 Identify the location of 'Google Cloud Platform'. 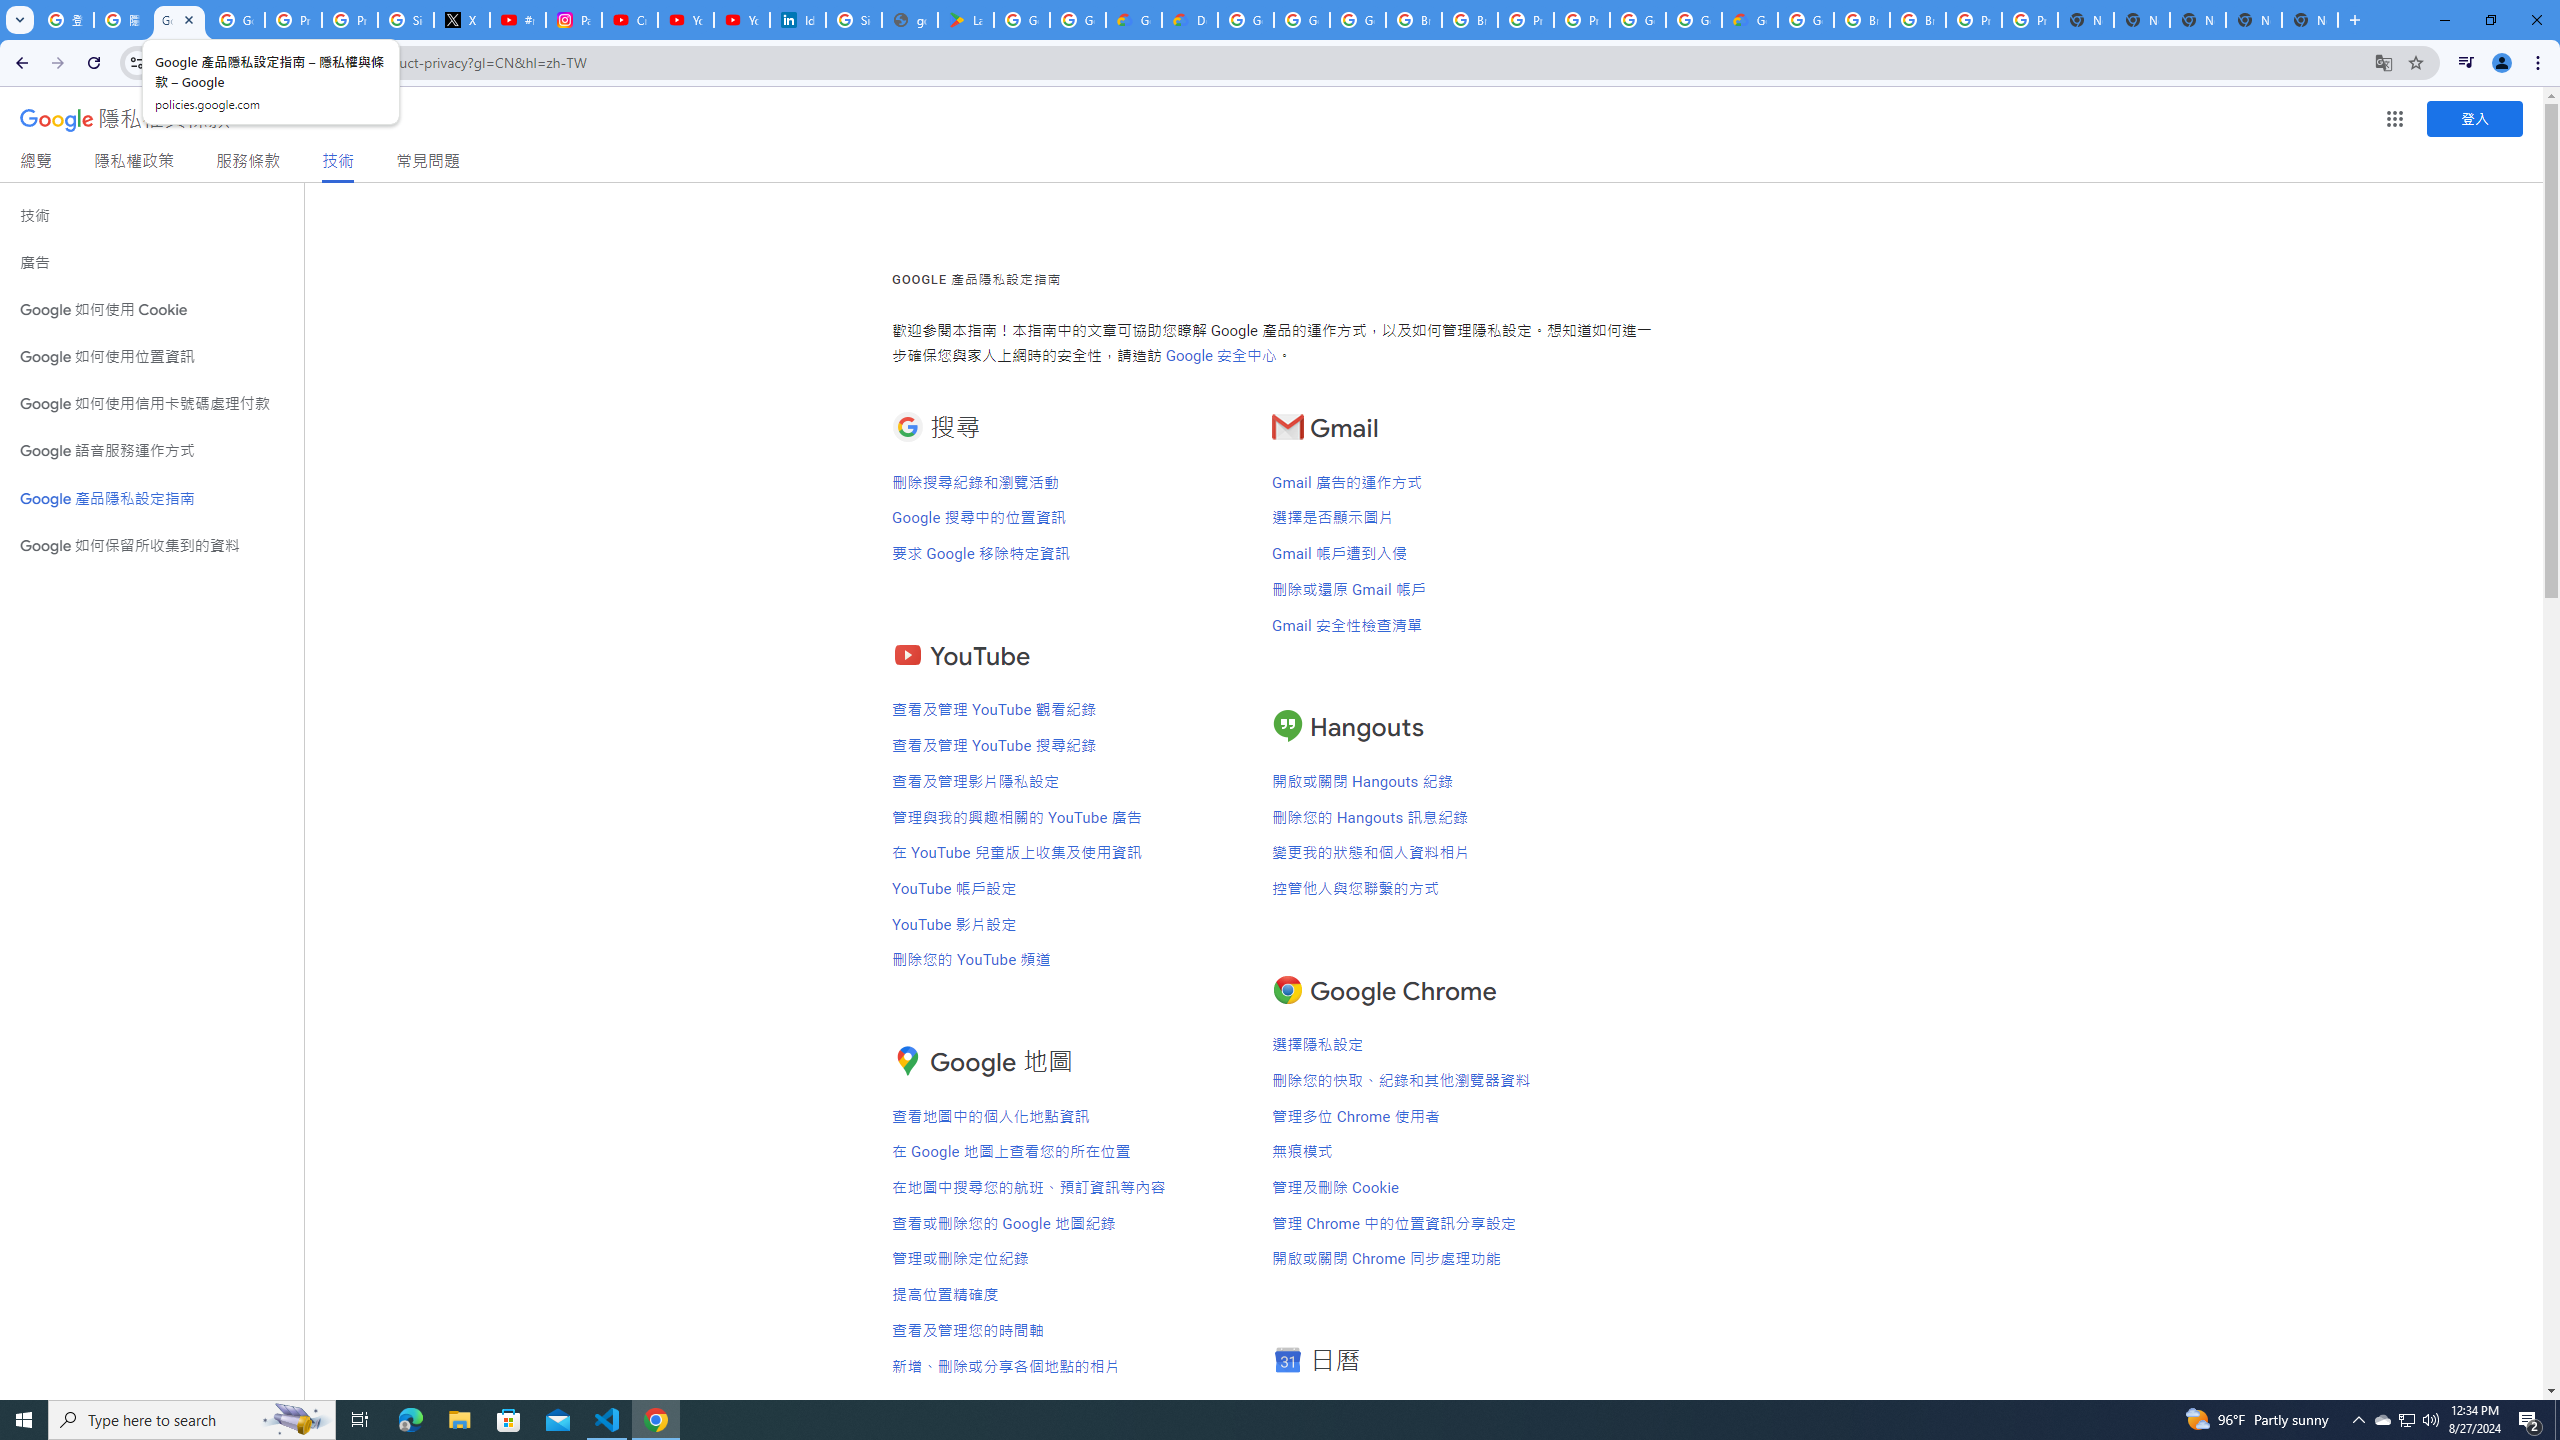
(1805, 19).